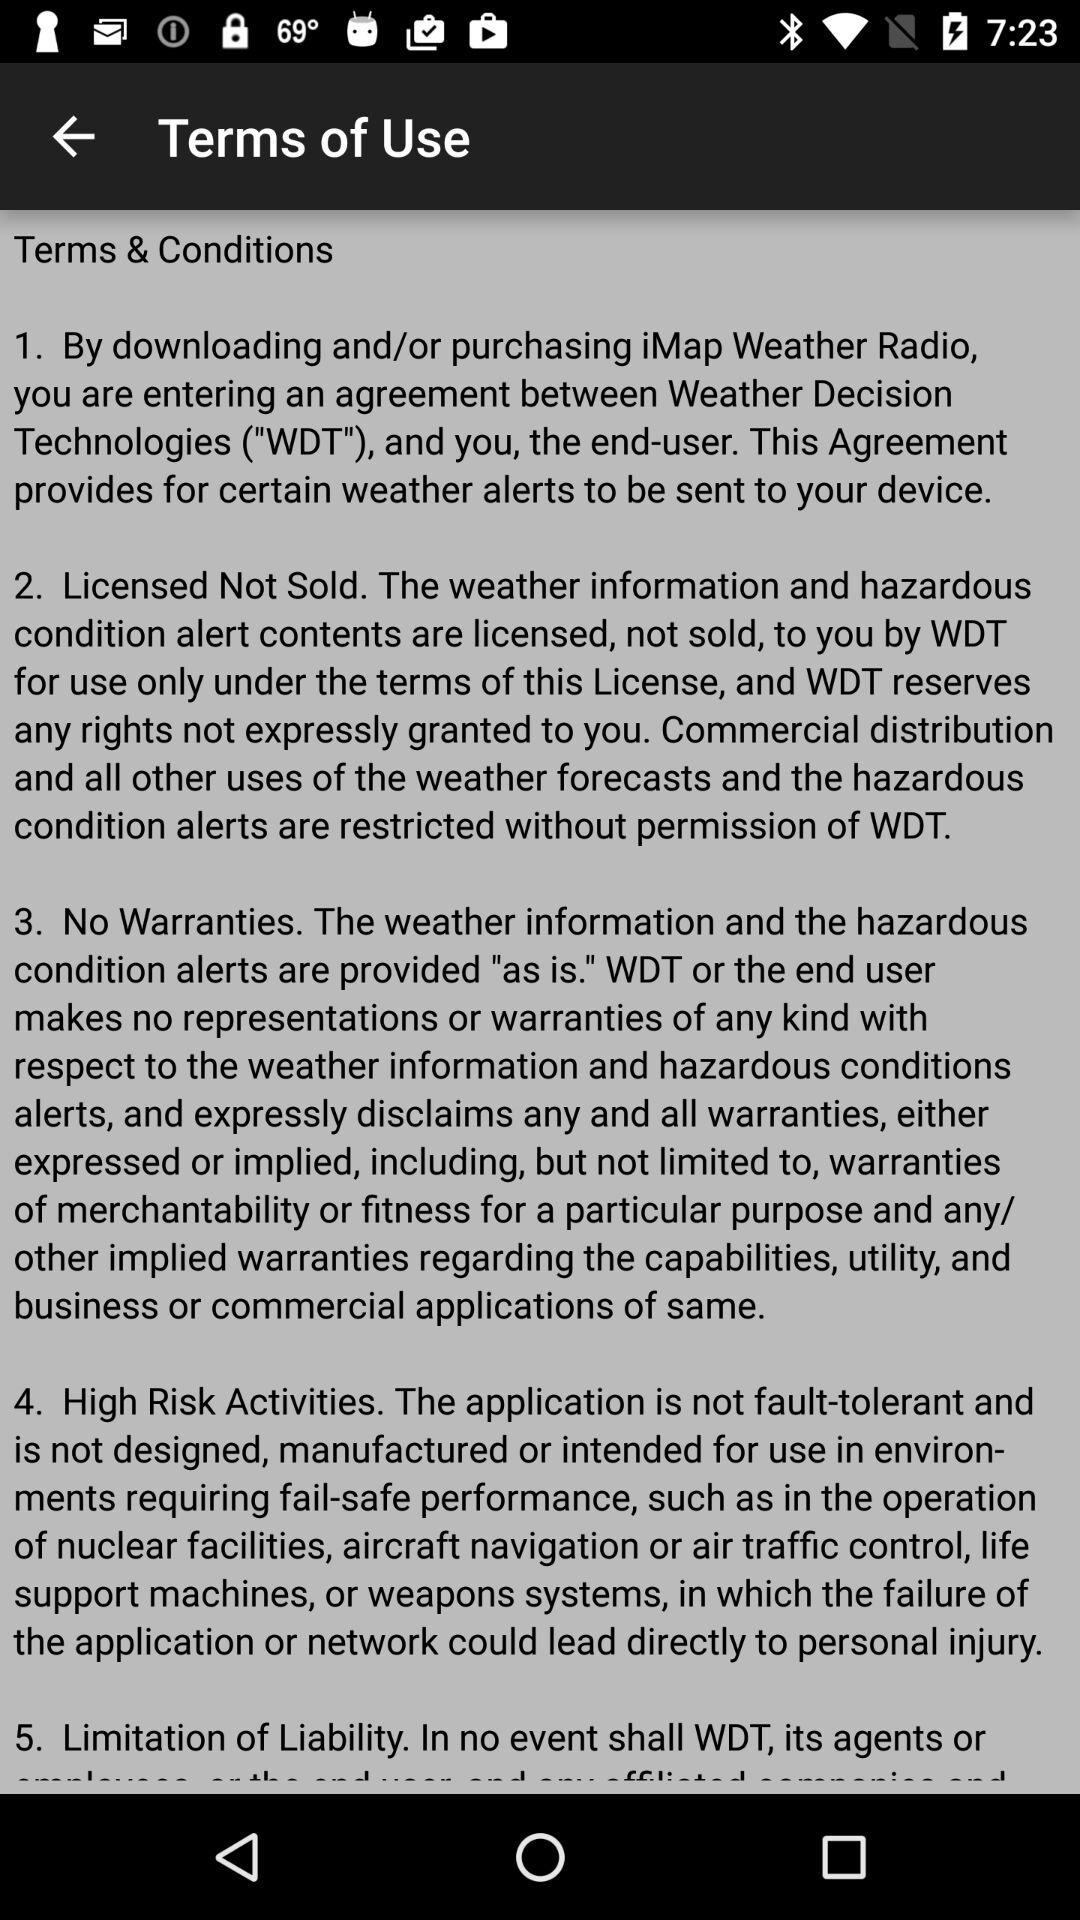  What do you see at coordinates (540, 1002) in the screenshot?
I see `terms conditions 1 item` at bounding box center [540, 1002].